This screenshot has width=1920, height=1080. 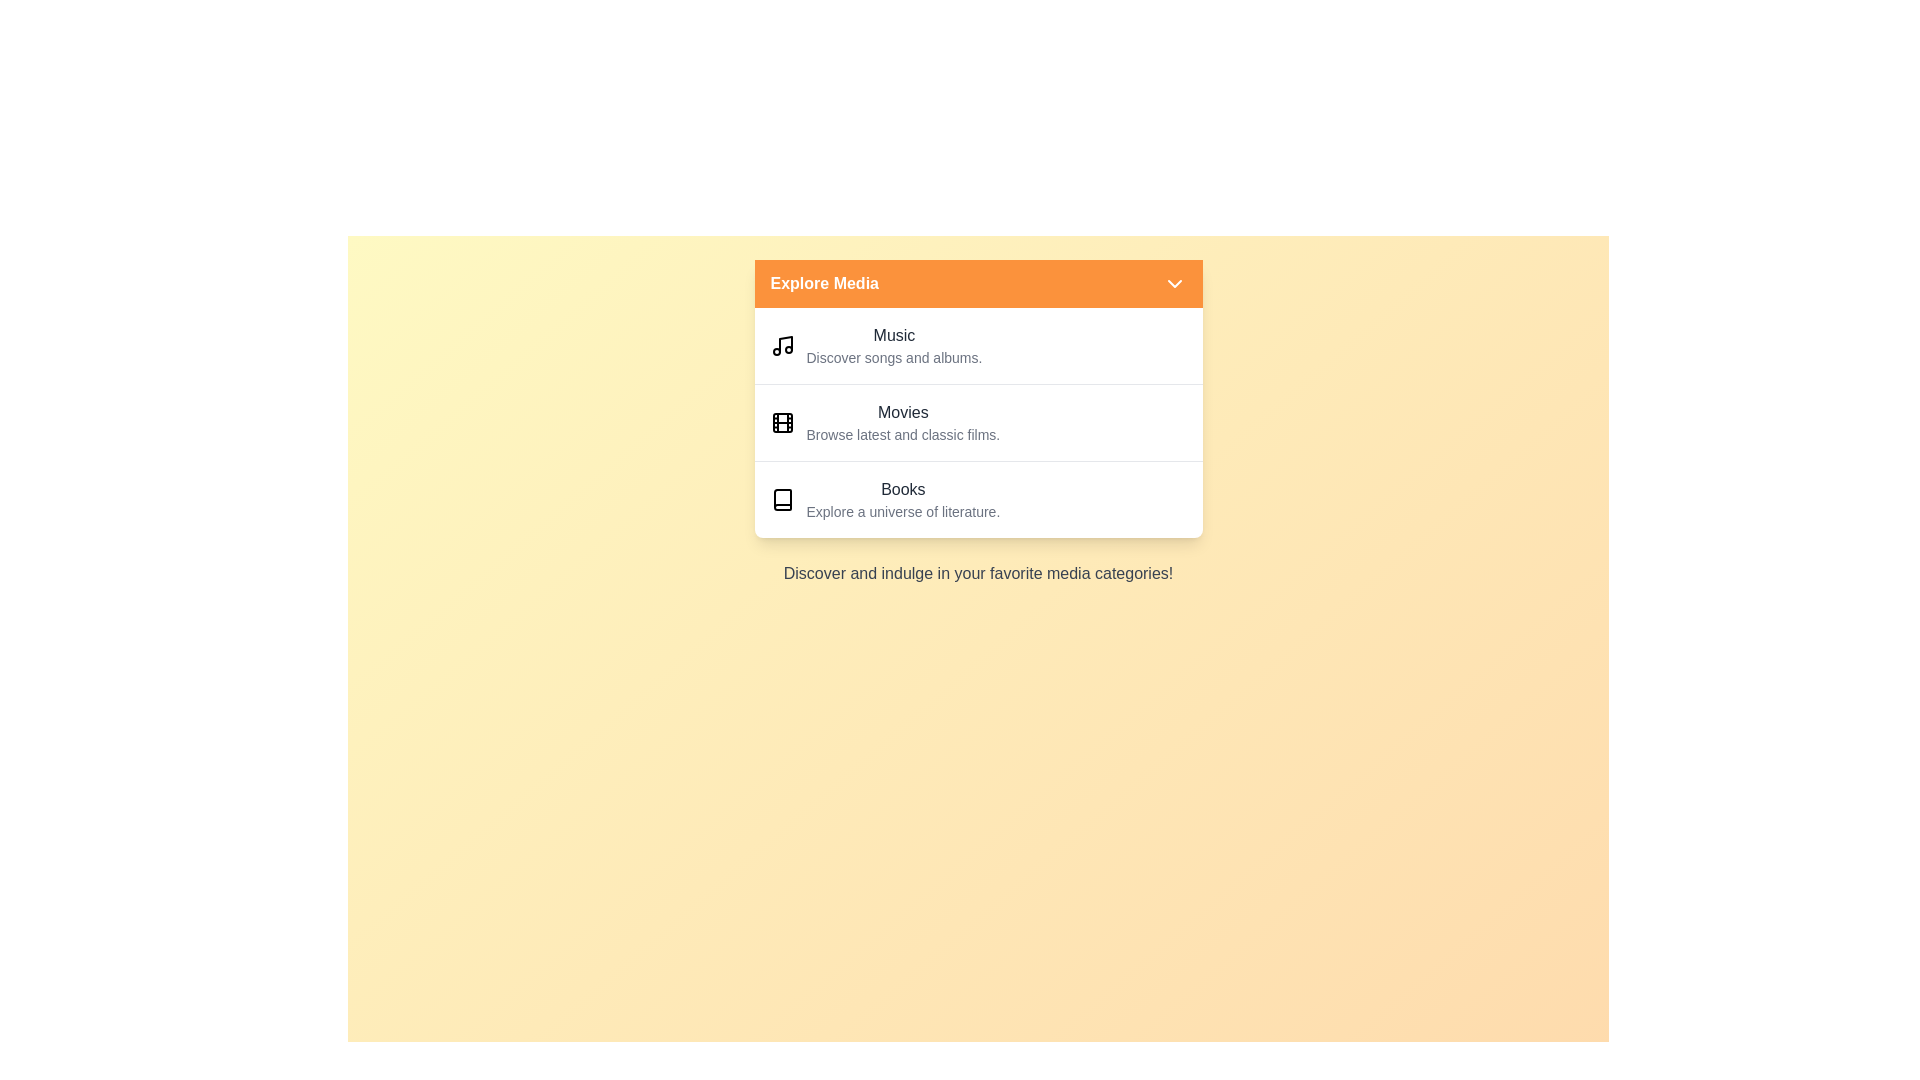 I want to click on the media category Music by clicking on its corresponding list item, so click(x=978, y=345).